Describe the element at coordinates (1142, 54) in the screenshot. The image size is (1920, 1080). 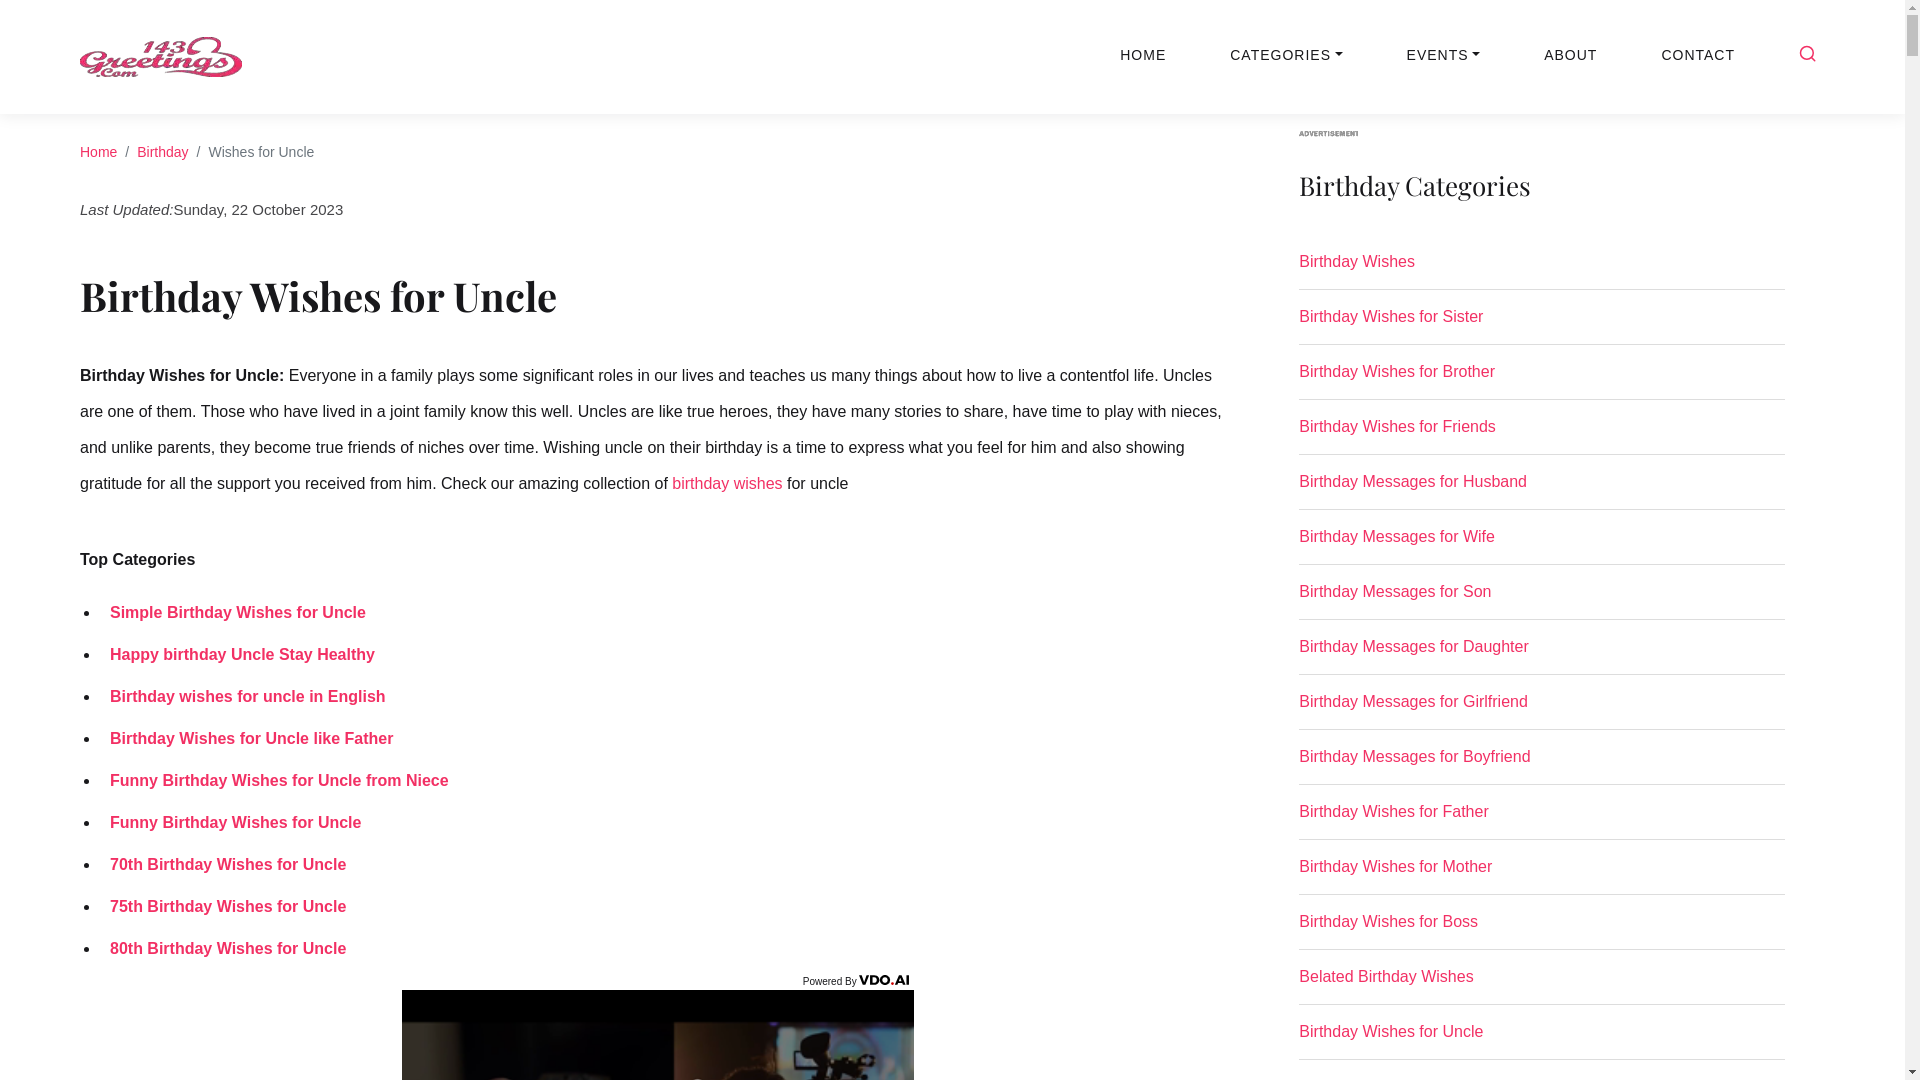
I see `'HOME'` at that location.